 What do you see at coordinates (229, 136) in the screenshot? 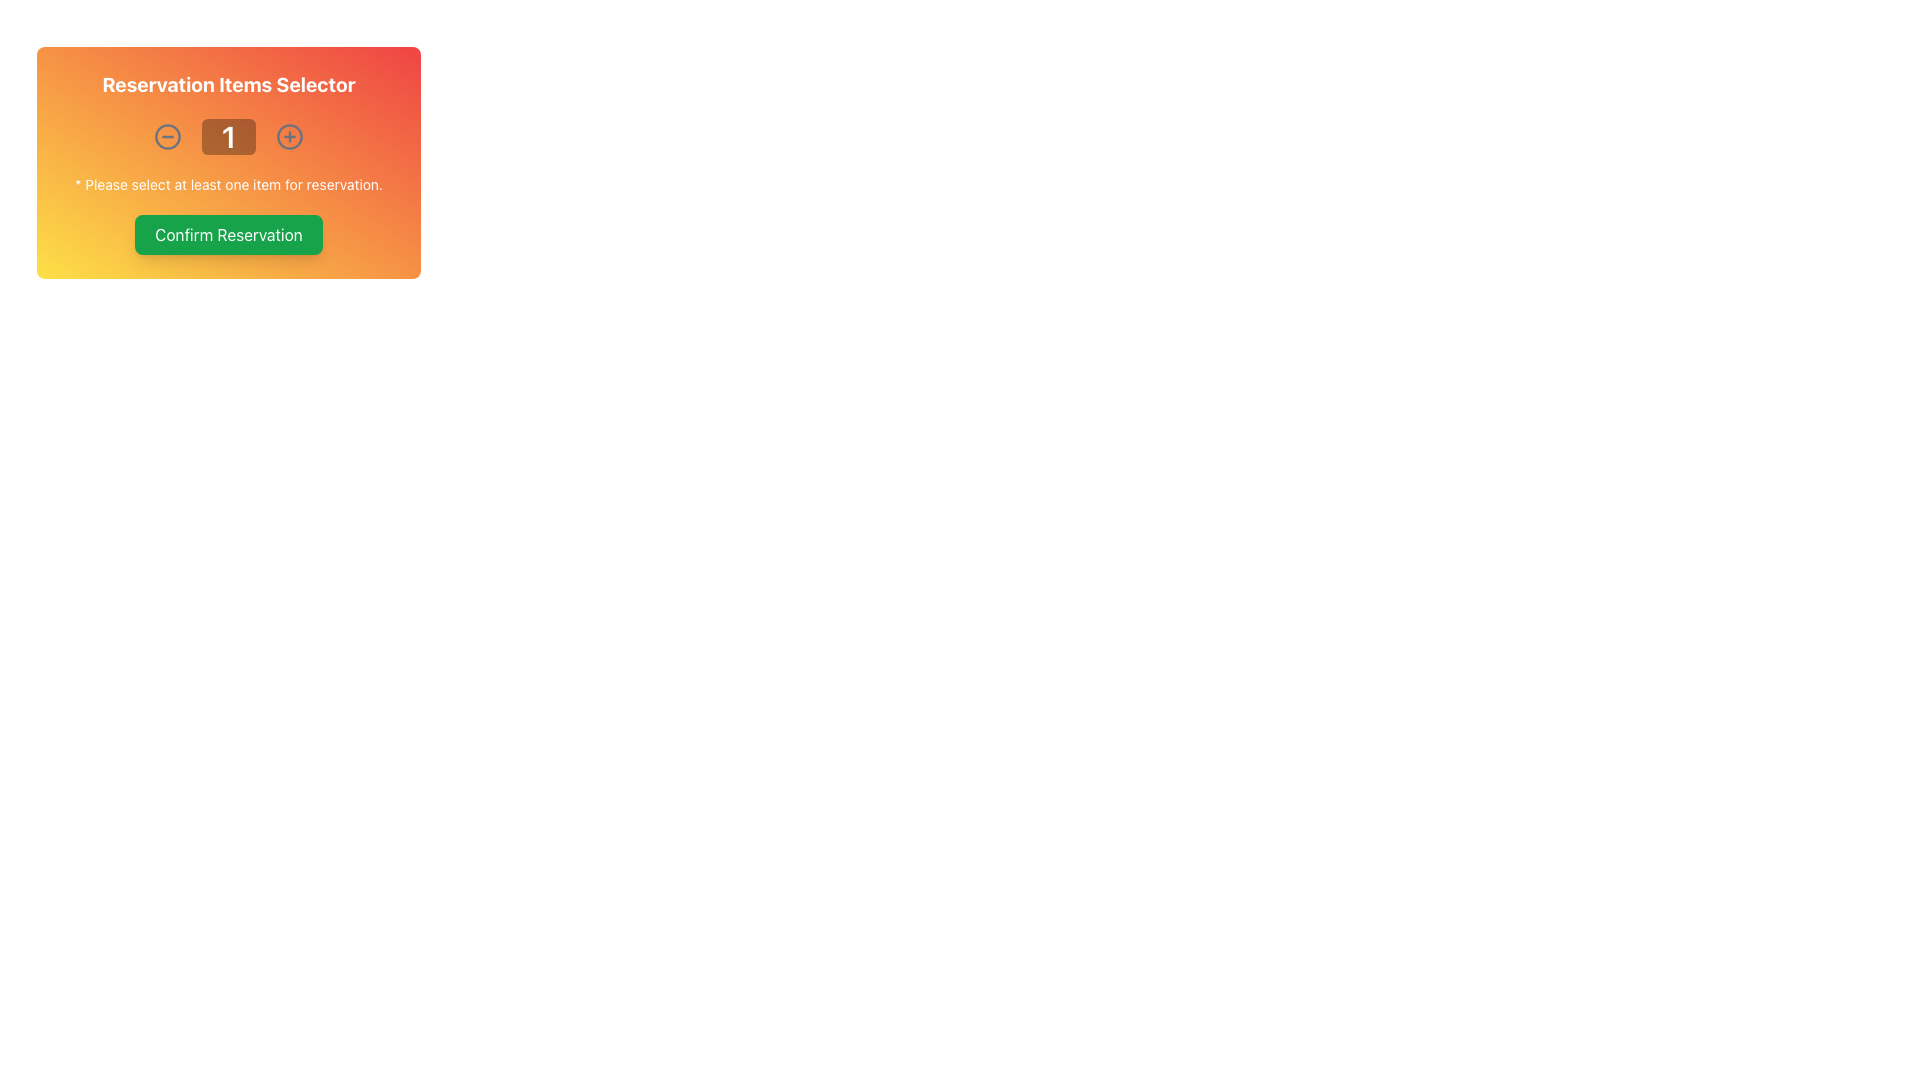
I see `the Numeric Input Display which is a rectangular box with a bold '1' label in the center, surrounded by a faintly visible dark background` at bounding box center [229, 136].